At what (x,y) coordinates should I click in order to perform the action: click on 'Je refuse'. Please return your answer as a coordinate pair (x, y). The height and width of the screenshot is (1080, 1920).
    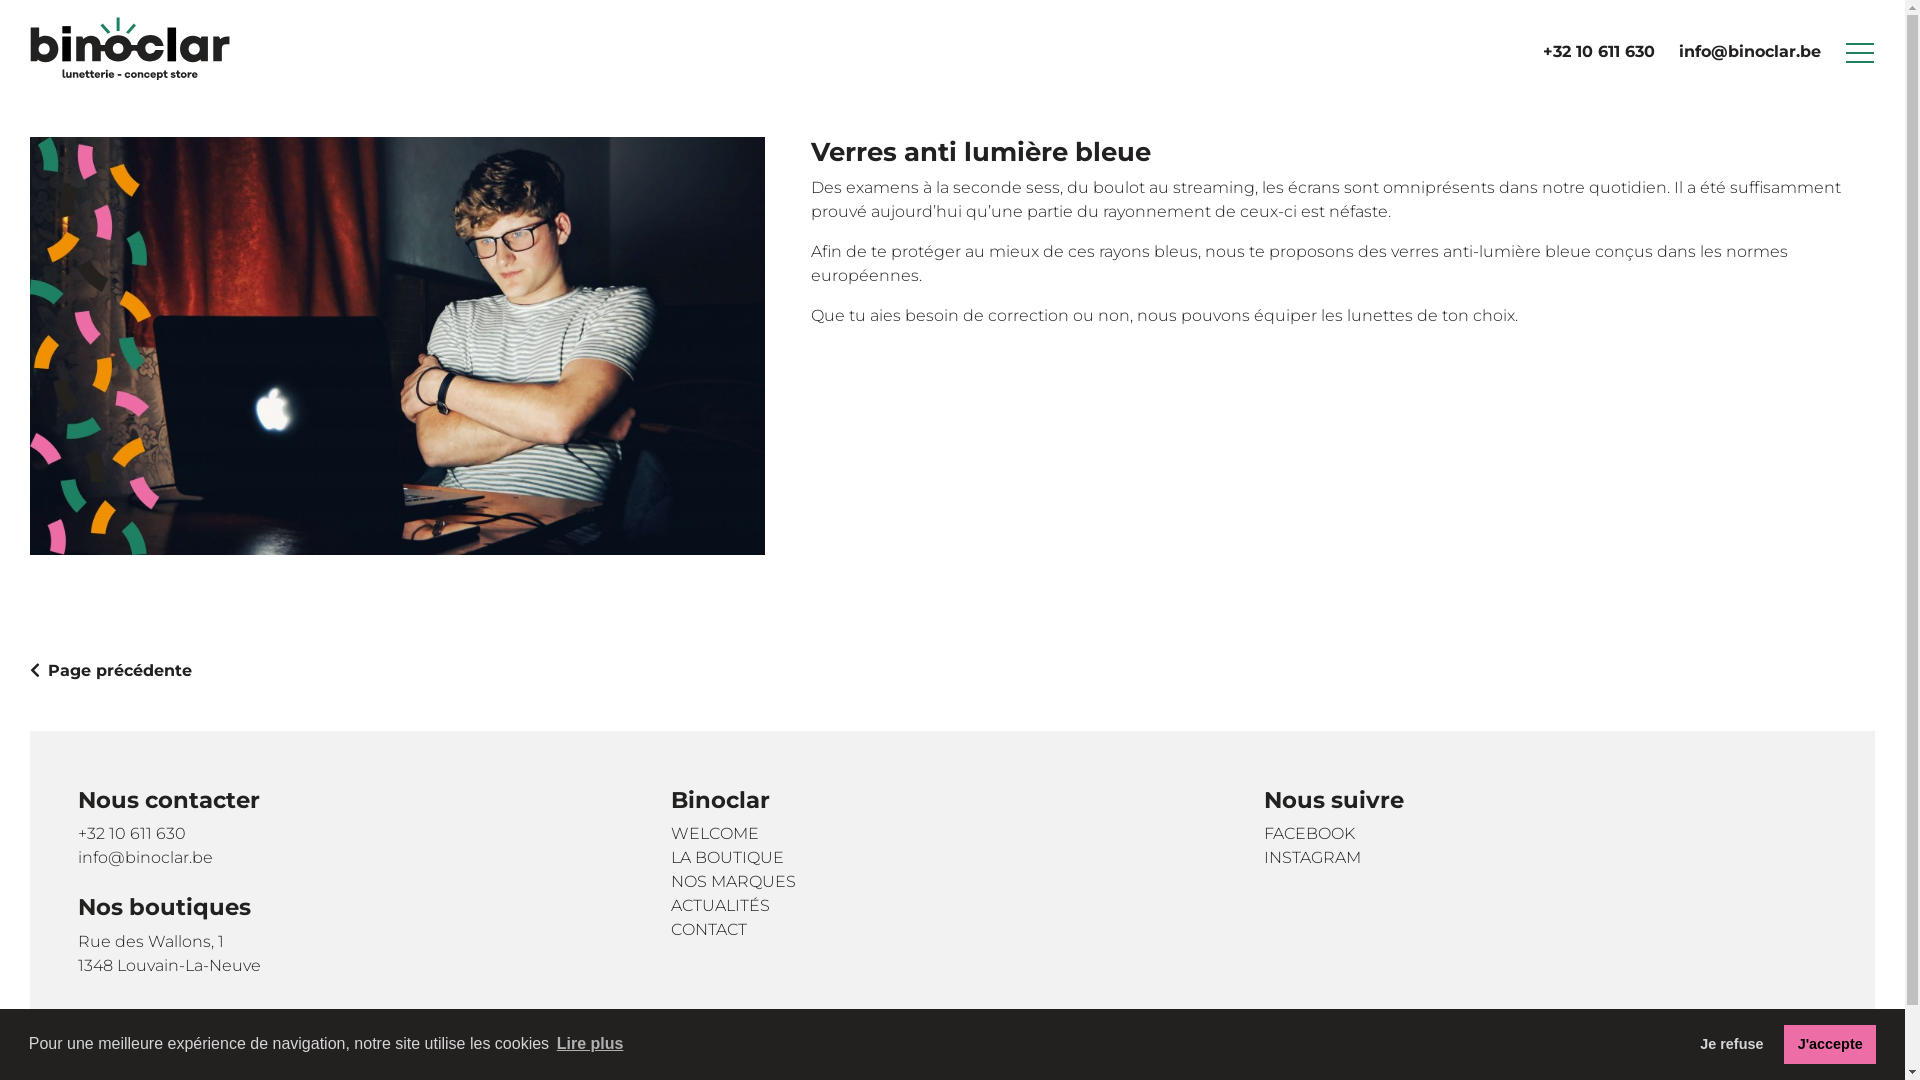
    Looking at the image, I should click on (1731, 1043).